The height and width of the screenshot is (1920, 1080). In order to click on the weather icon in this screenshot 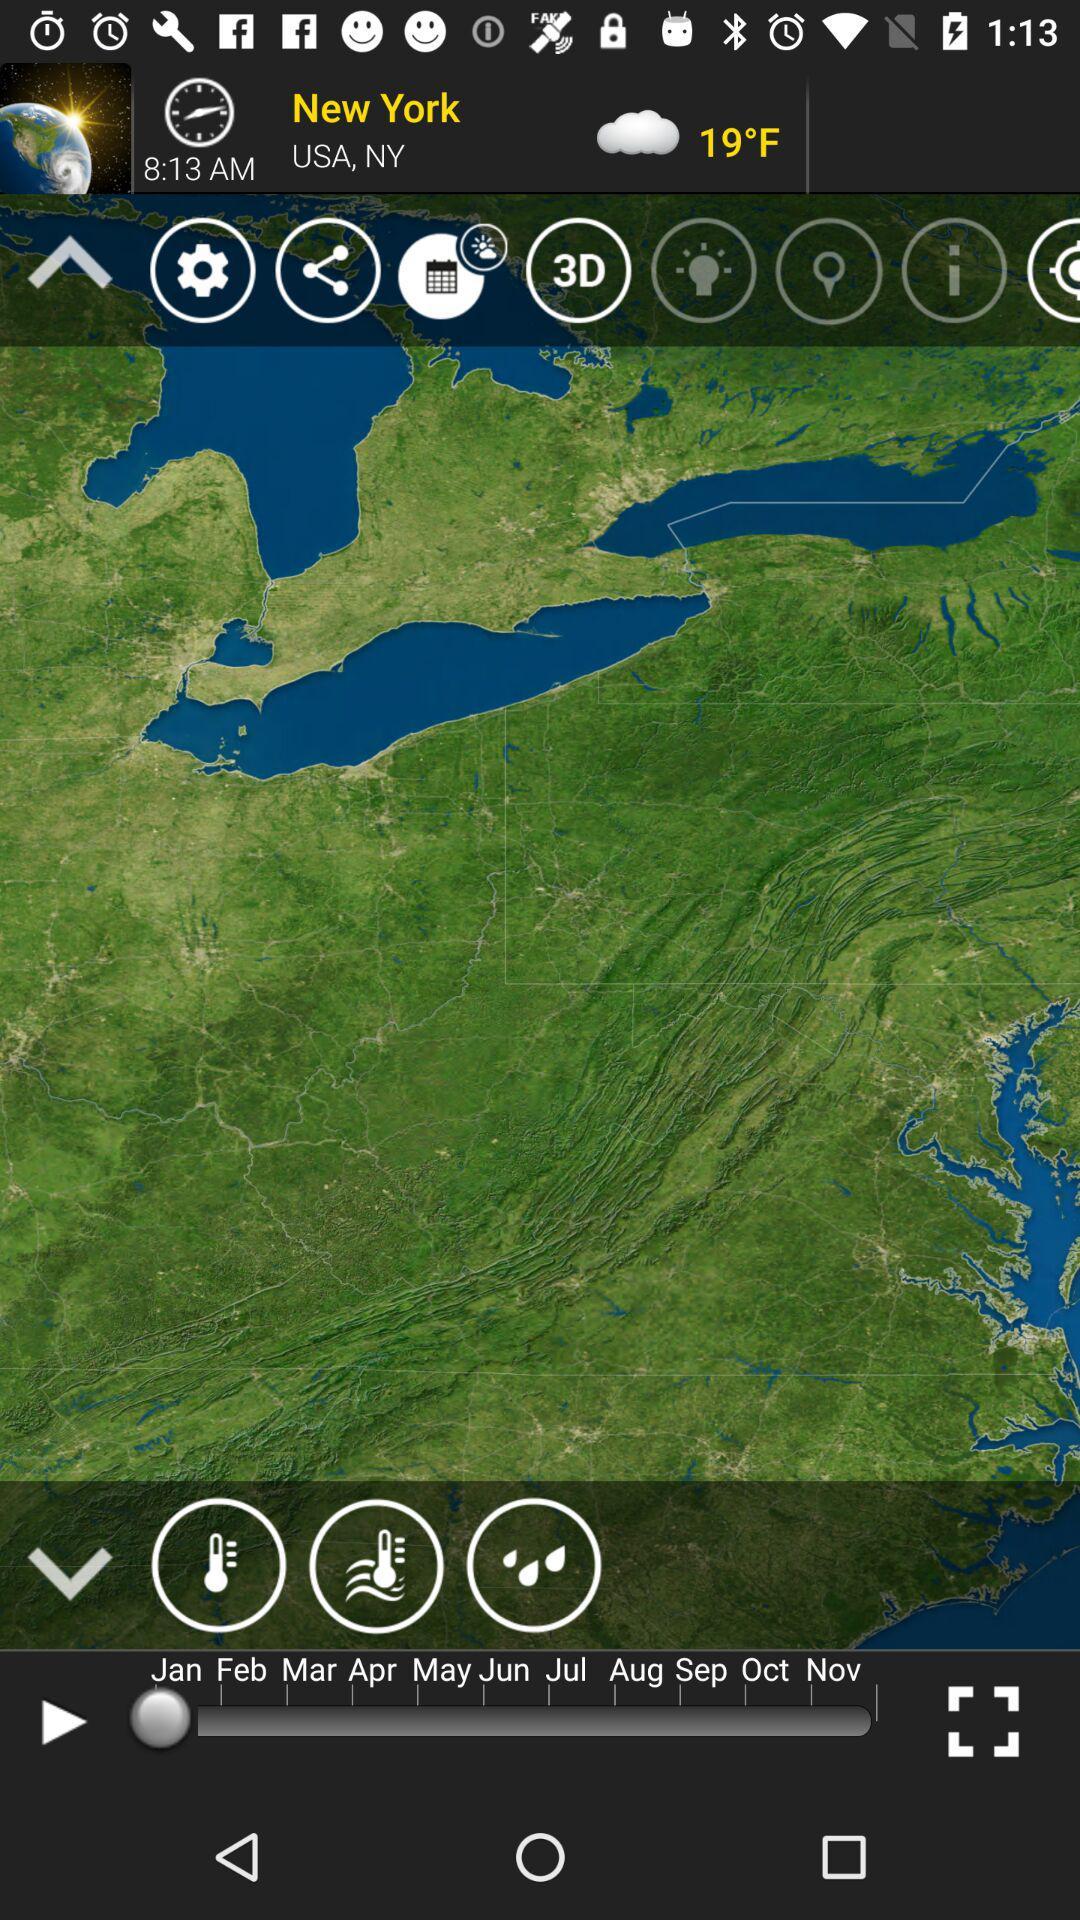, I will do `click(219, 1564)`.